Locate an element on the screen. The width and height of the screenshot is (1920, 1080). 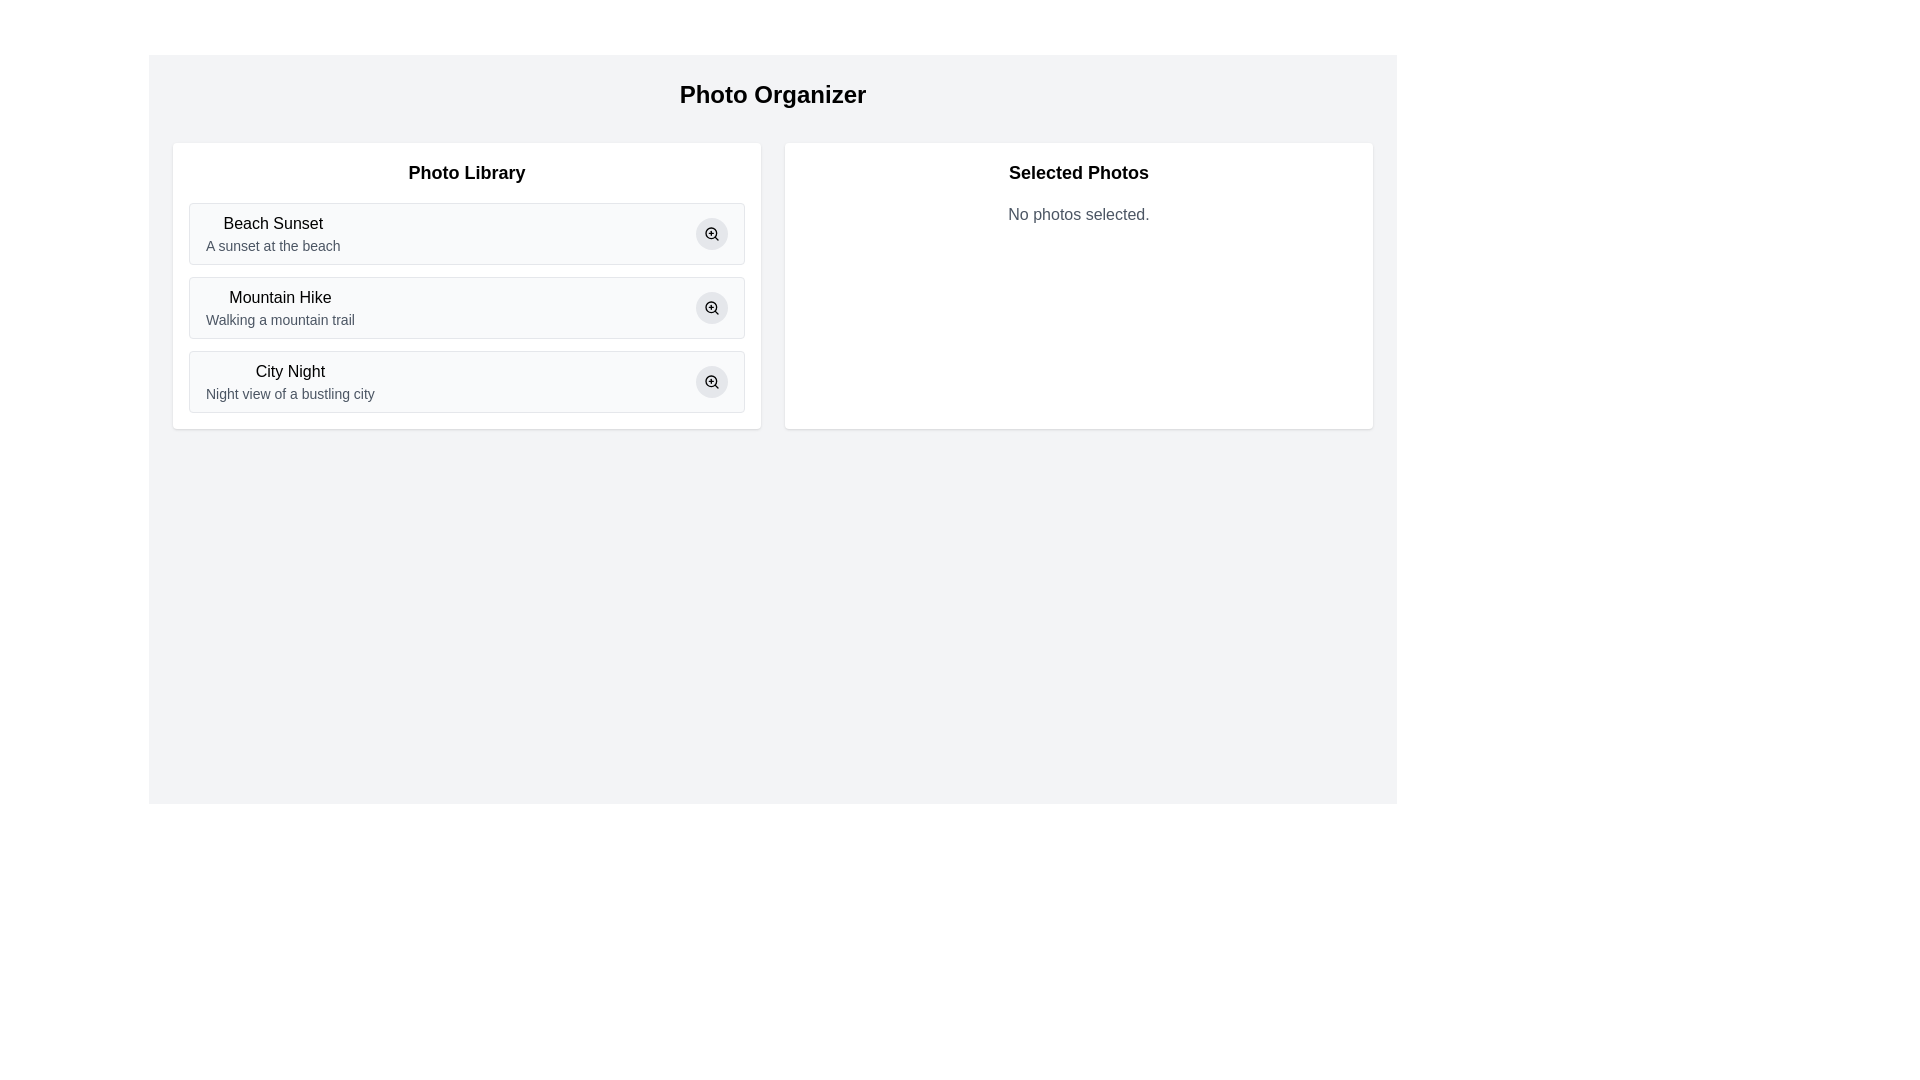
the descriptive text label for the 'Mountain Hike' item in the Photo Library list, which provides additional context about the item is located at coordinates (279, 319).